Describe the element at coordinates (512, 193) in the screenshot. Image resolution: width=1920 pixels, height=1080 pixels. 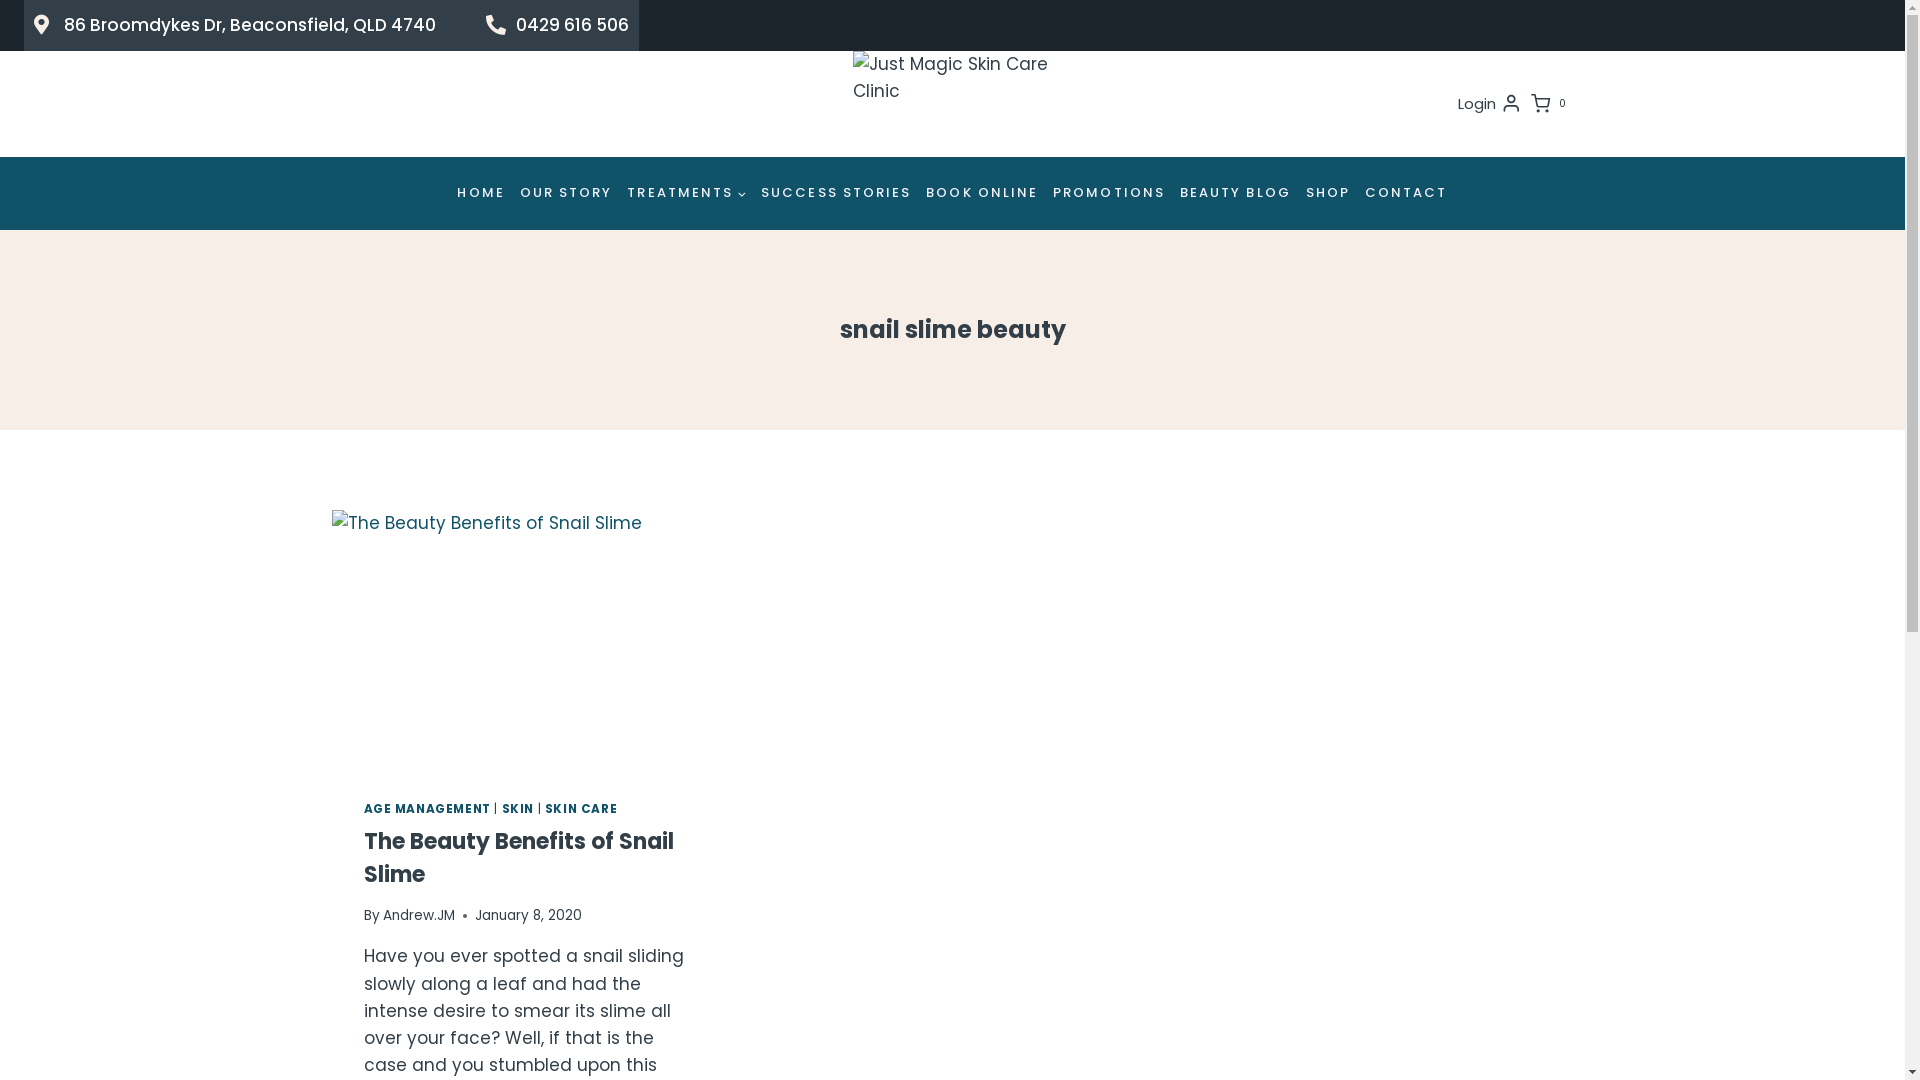
I see `'OUR STORY'` at that location.